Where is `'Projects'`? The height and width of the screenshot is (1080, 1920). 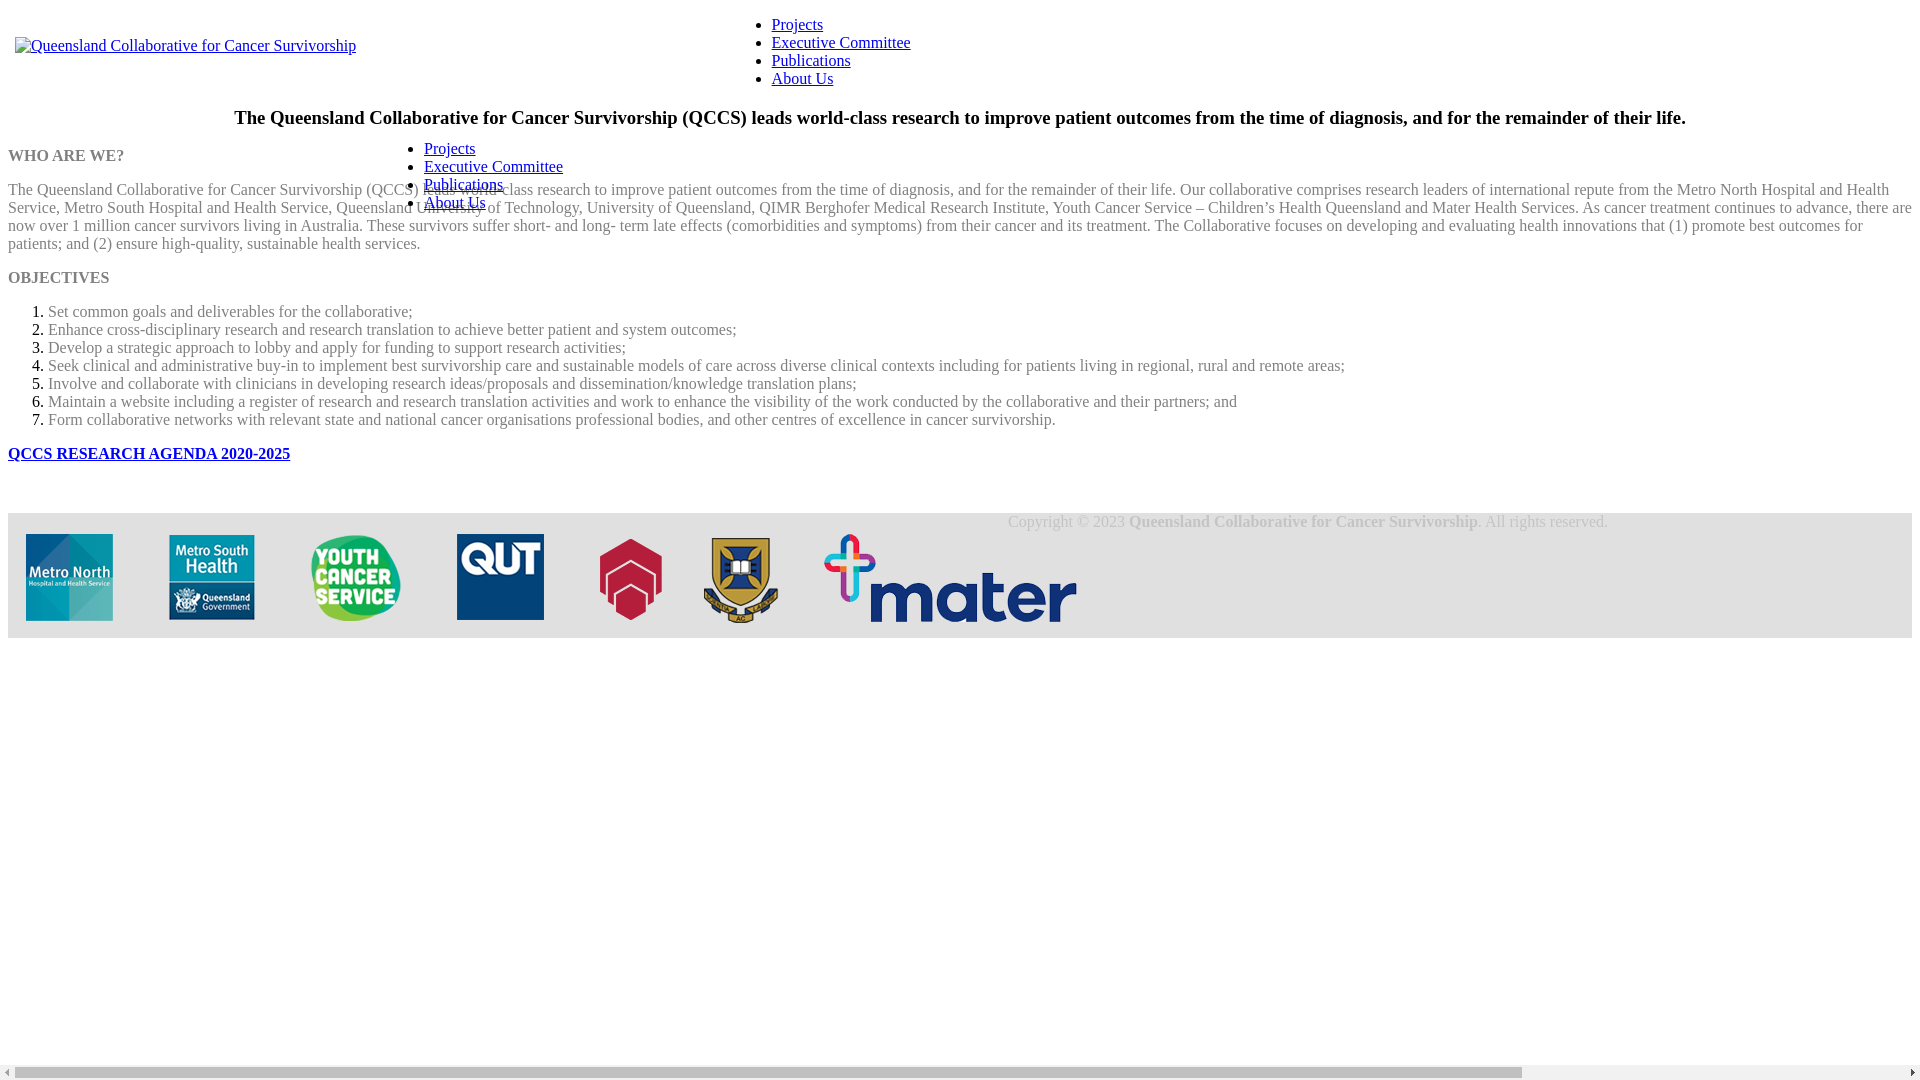 'Projects' is located at coordinates (449, 147).